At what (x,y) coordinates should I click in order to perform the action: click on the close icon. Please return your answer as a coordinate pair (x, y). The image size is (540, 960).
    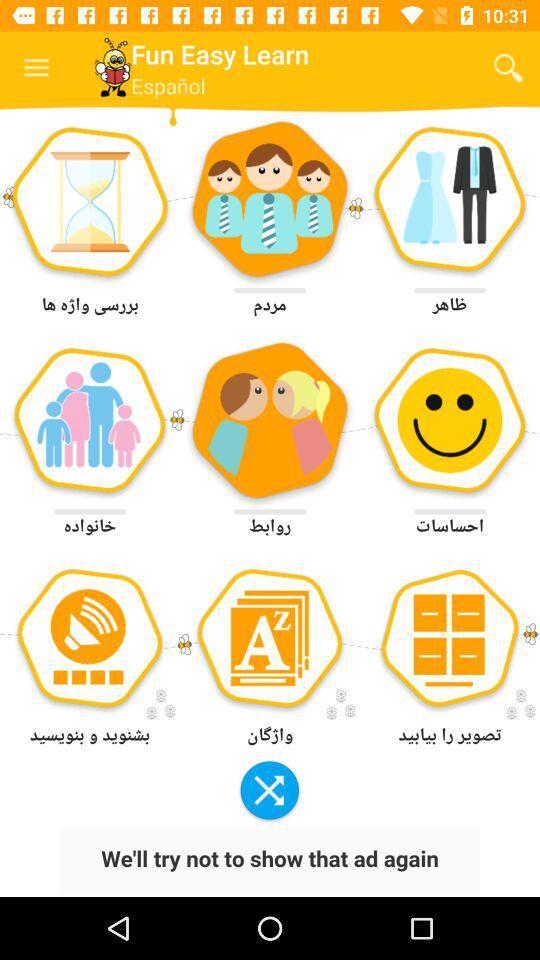
    Looking at the image, I should click on (269, 791).